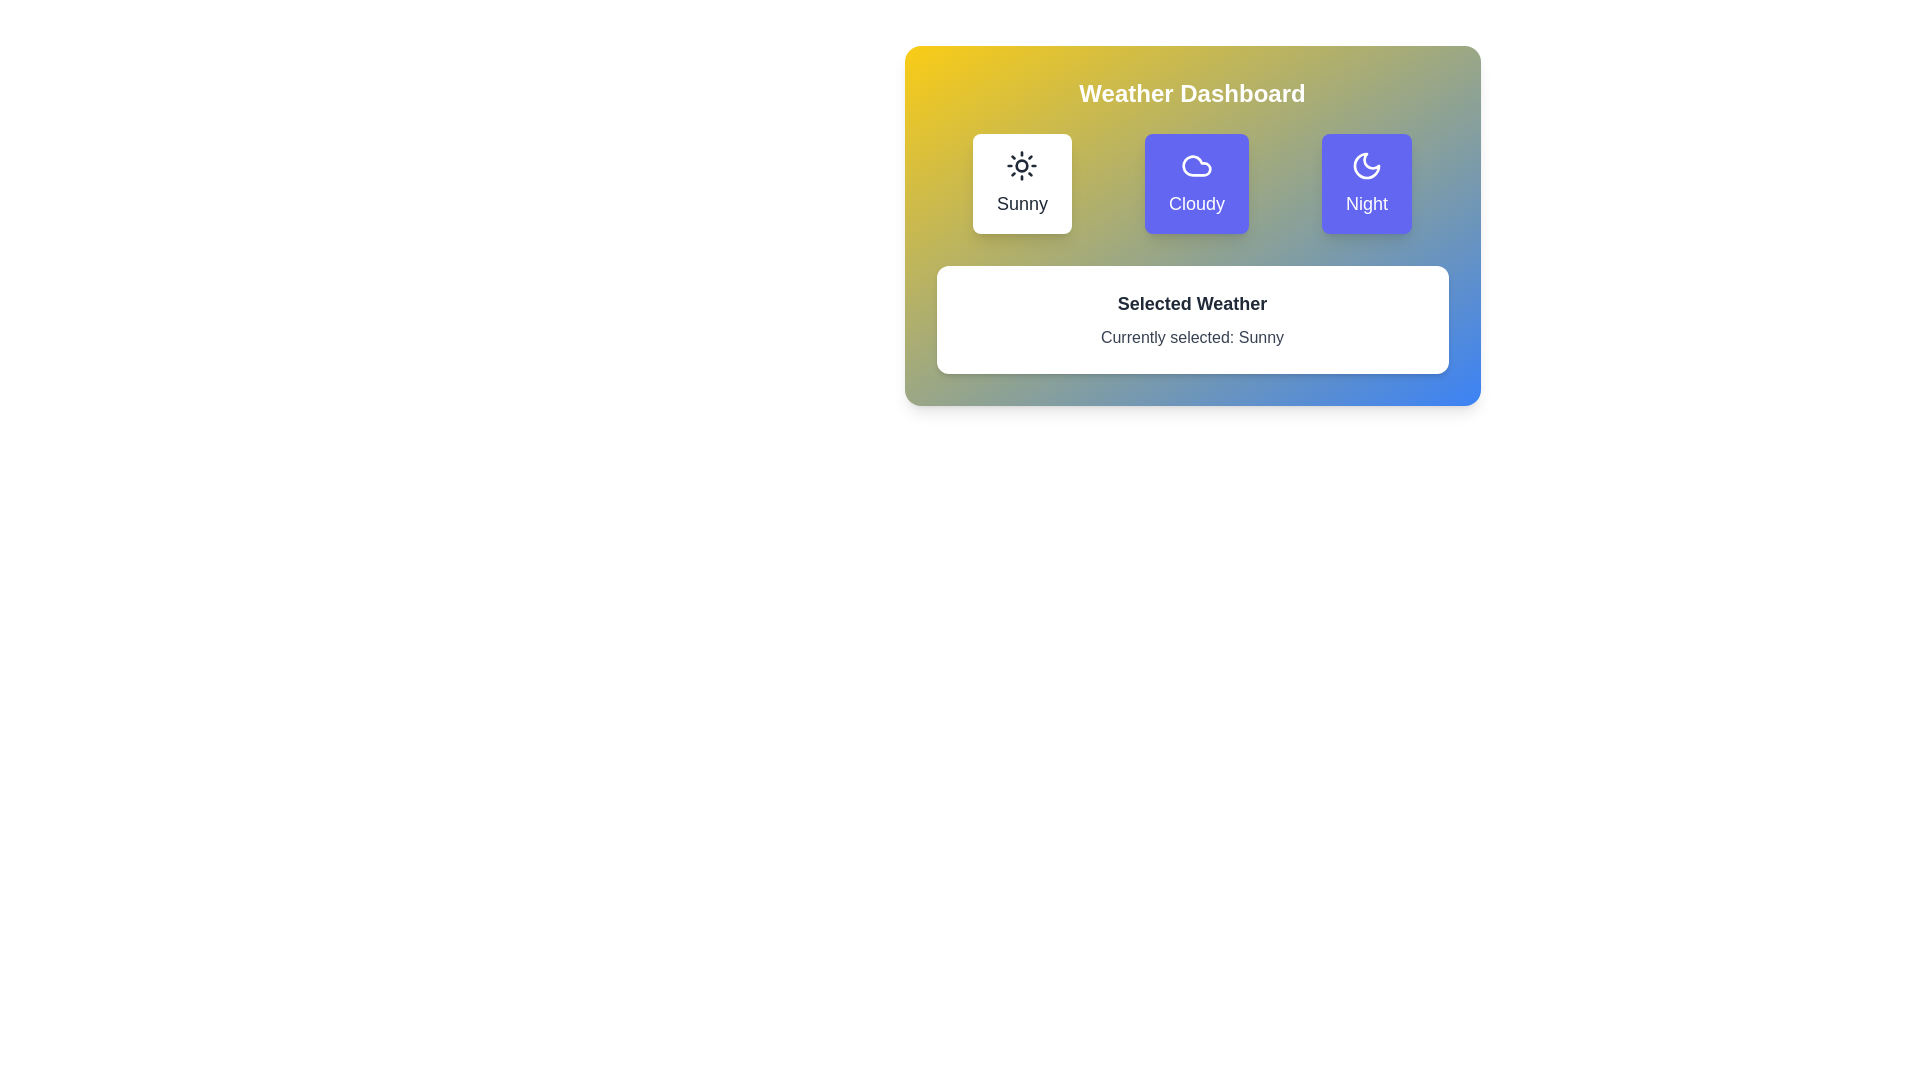 Image resolution: width=1920 pixels, height=1080 pixels. Describe the element at coordinates (1192, 319) in the screenshot. I see `the Display Card that contains the text 'Selected Weather' and 'Currently selected: Sunny', located in the 'Weather Dashboard' section` at that location.